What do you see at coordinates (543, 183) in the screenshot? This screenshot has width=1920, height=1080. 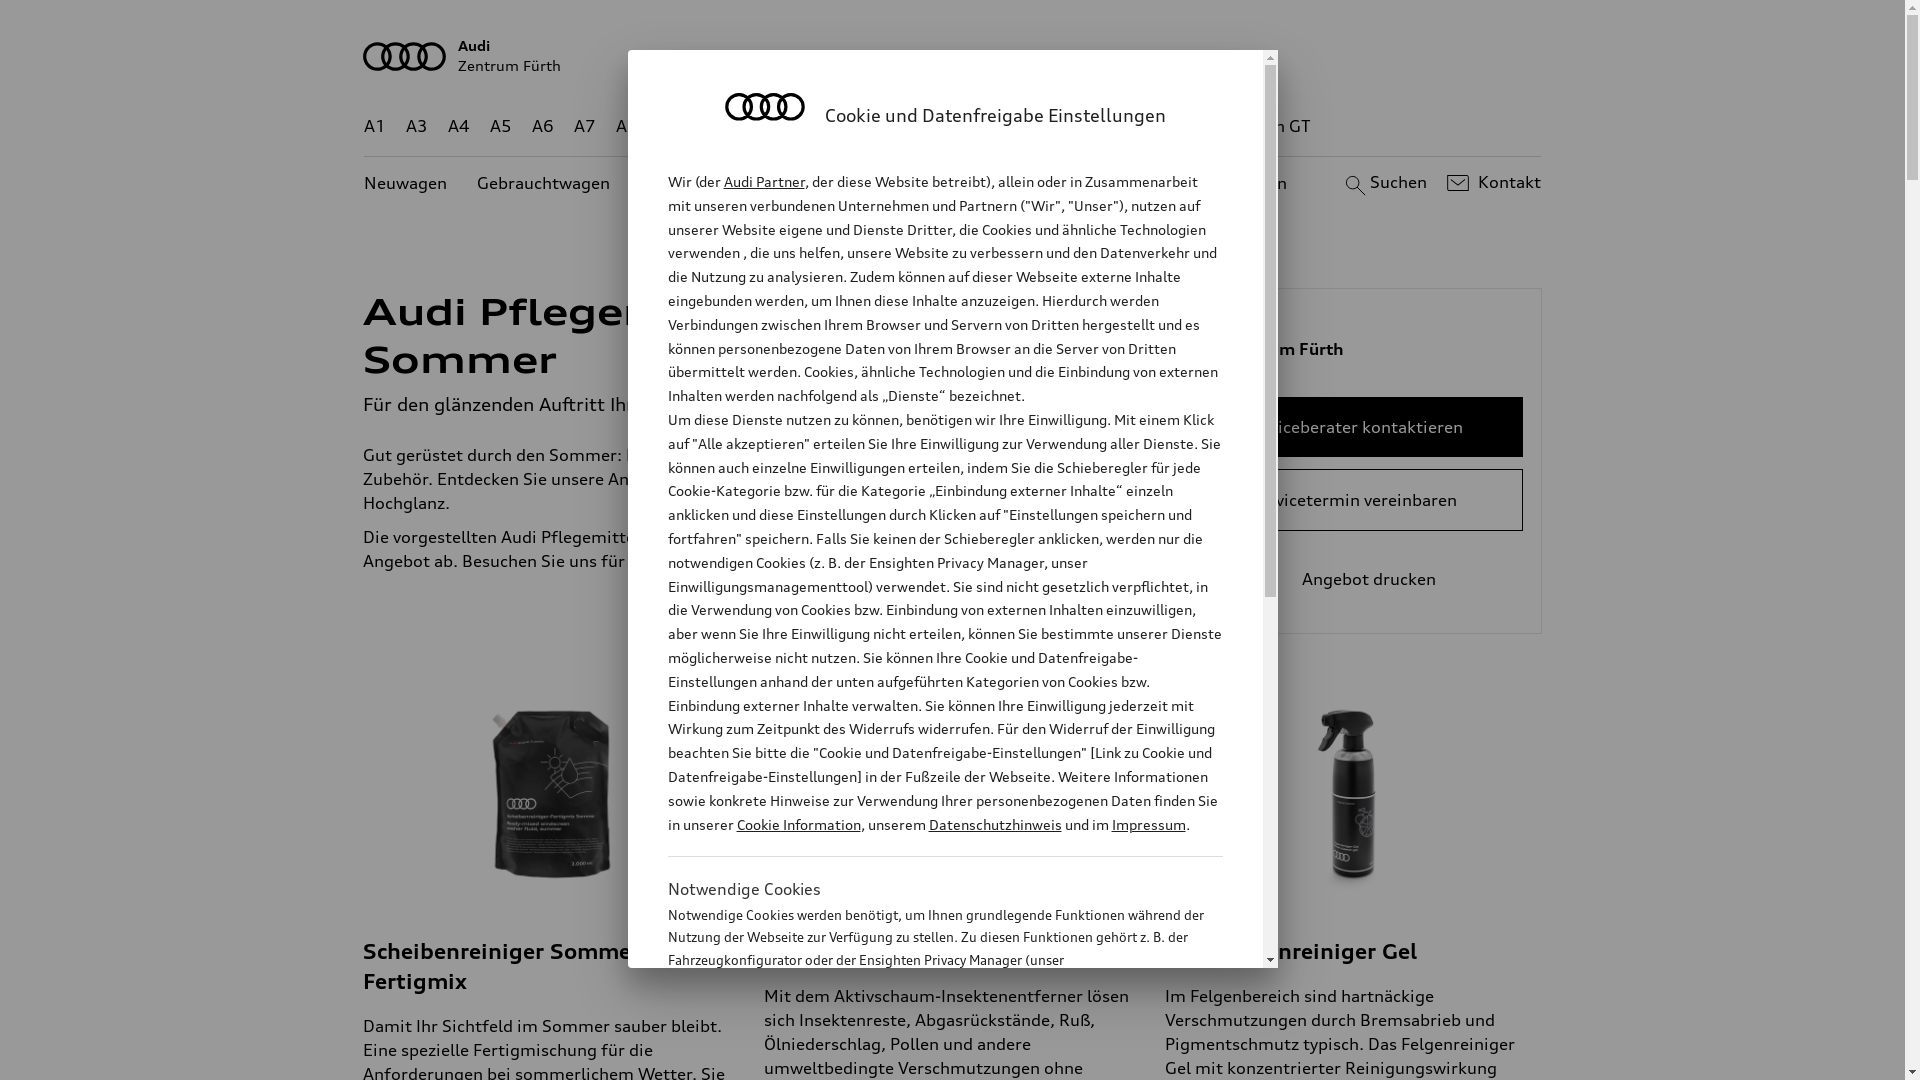 I see `'Gebrauchtwagen'` at bounding box center [543, 183].